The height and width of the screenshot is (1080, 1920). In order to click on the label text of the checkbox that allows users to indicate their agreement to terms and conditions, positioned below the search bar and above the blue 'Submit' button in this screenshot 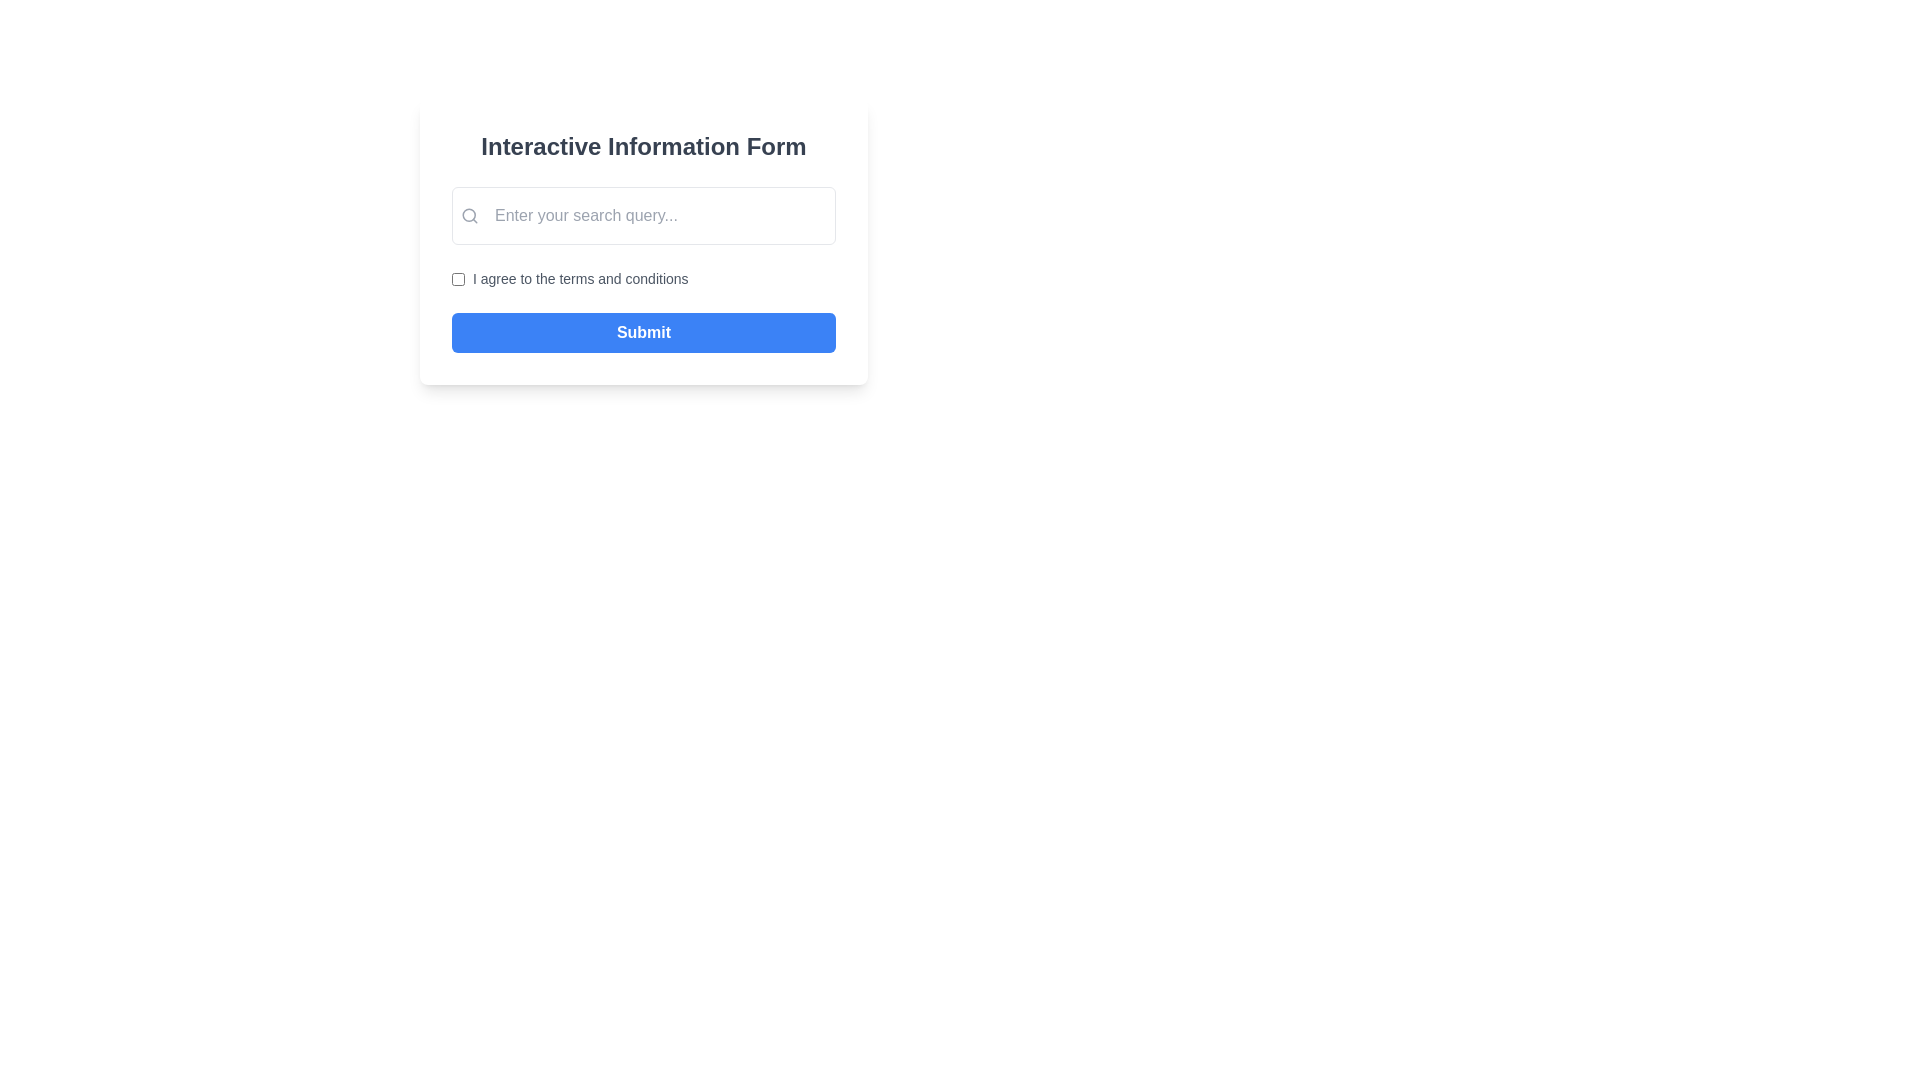, I will do `click(643, 278)`.